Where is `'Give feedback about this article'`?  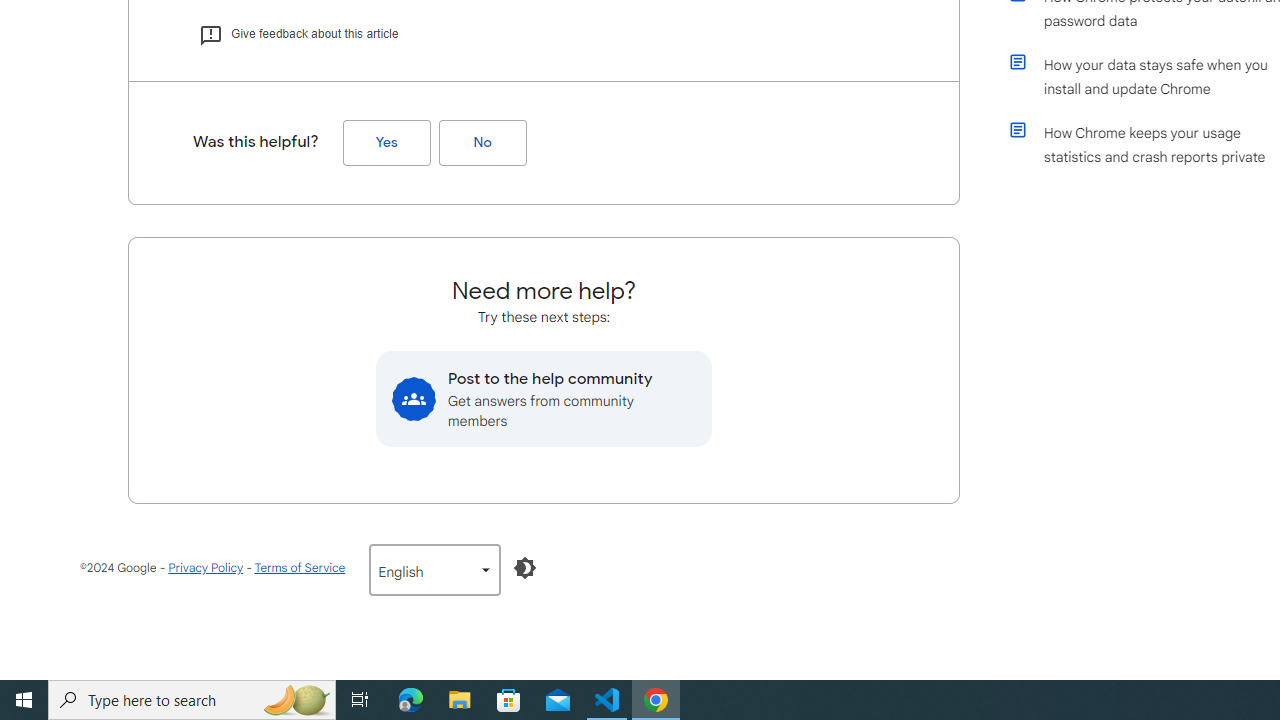 'Give feedback about this article' is located at coordinates (297, 33).